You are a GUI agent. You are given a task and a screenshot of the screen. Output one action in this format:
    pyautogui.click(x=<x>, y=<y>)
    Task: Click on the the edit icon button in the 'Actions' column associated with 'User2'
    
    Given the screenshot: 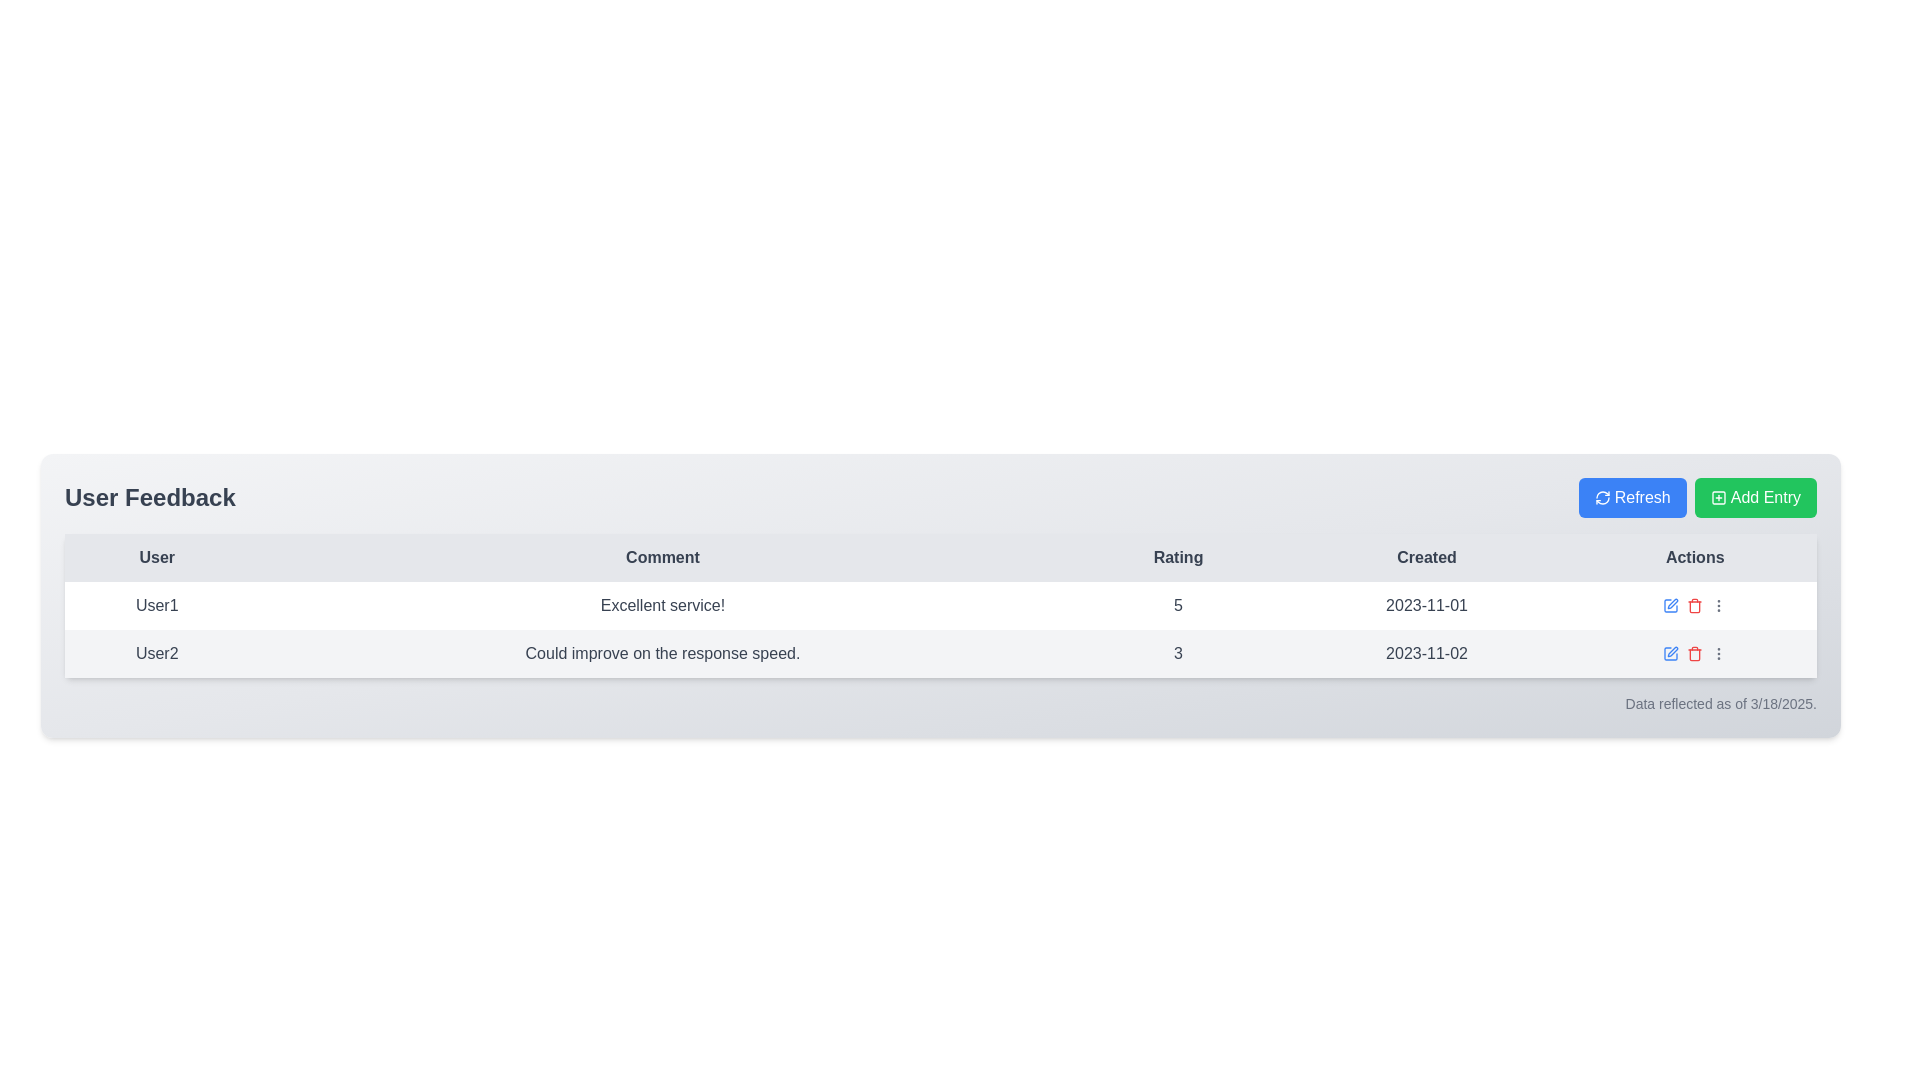 What is the action you would take?
    pyautogui.click(x=1673, y=651)
    